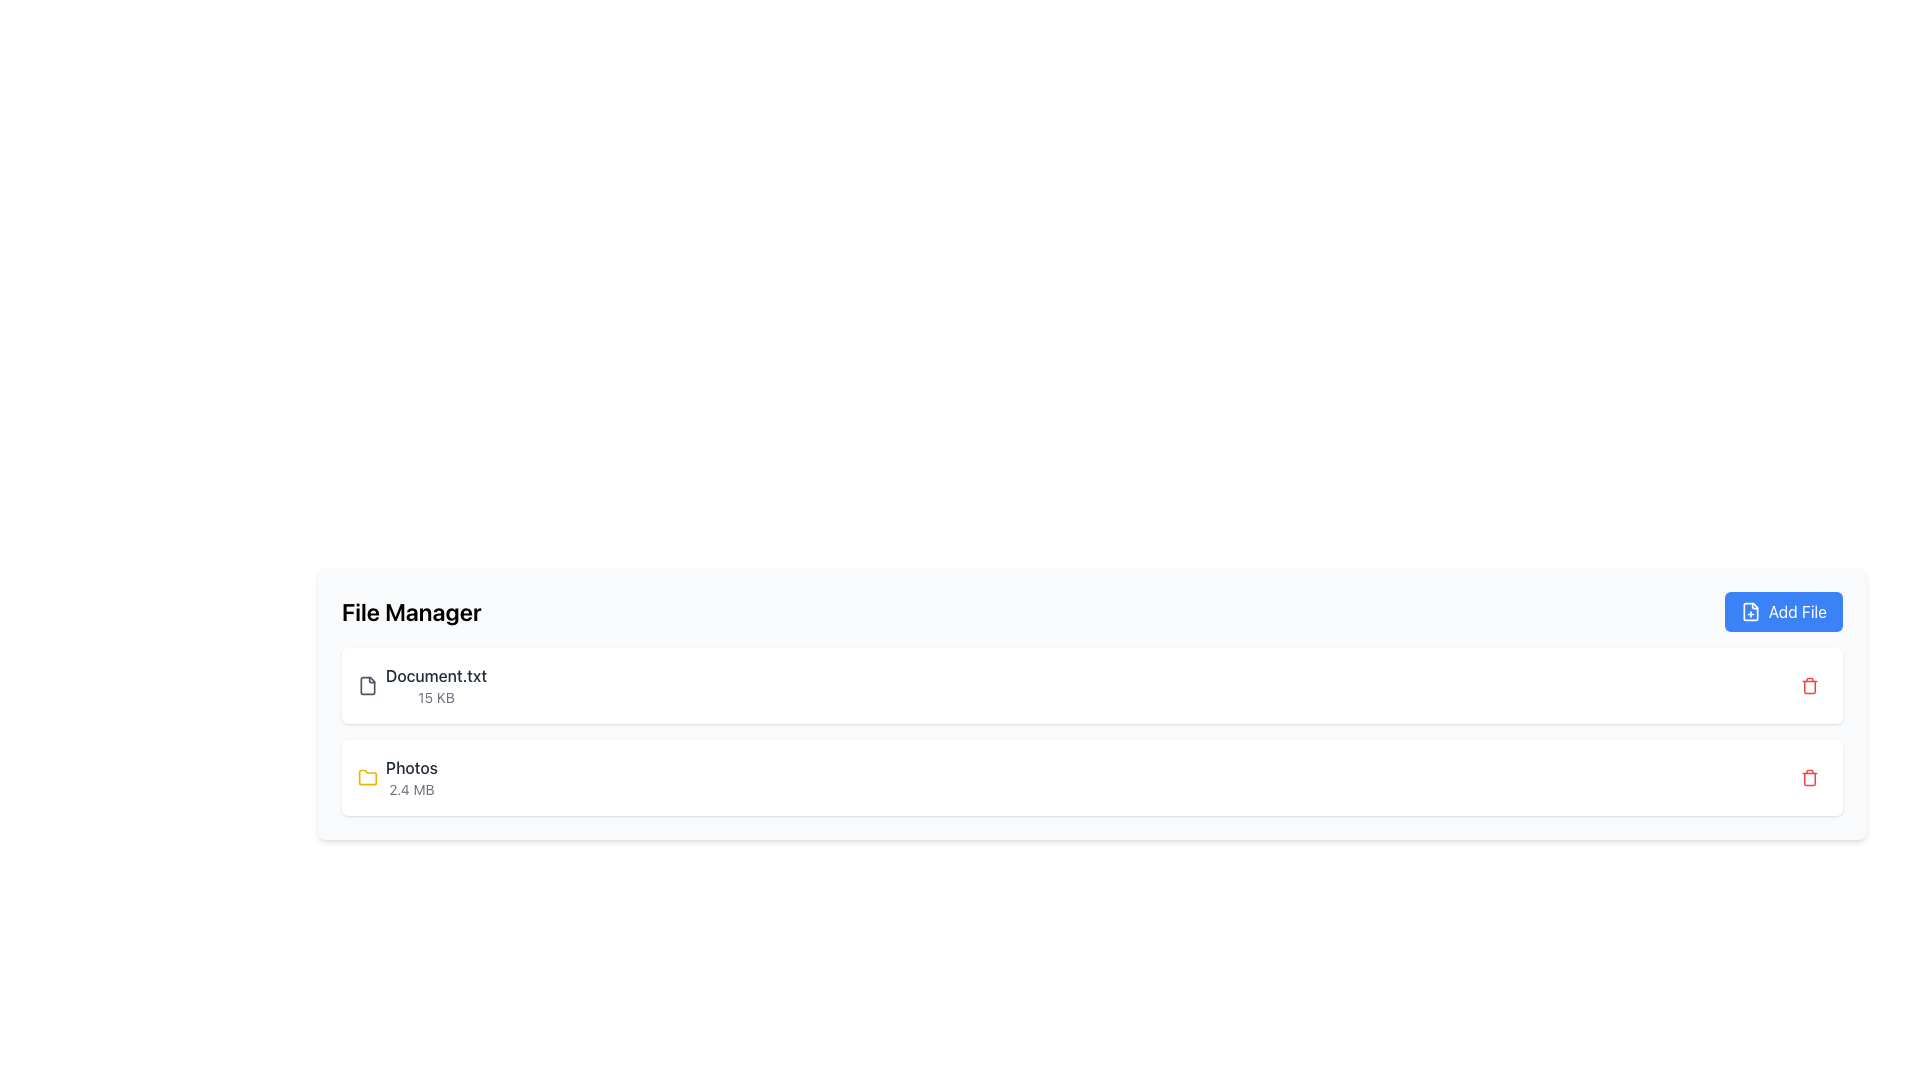 The image size is (1920, 1080). Describe the element at coordinates (435, 697) in the screenshot. I see `the text label displaying '15 KB' located beneath 'Document.txt' in the file manager interface` at that location.